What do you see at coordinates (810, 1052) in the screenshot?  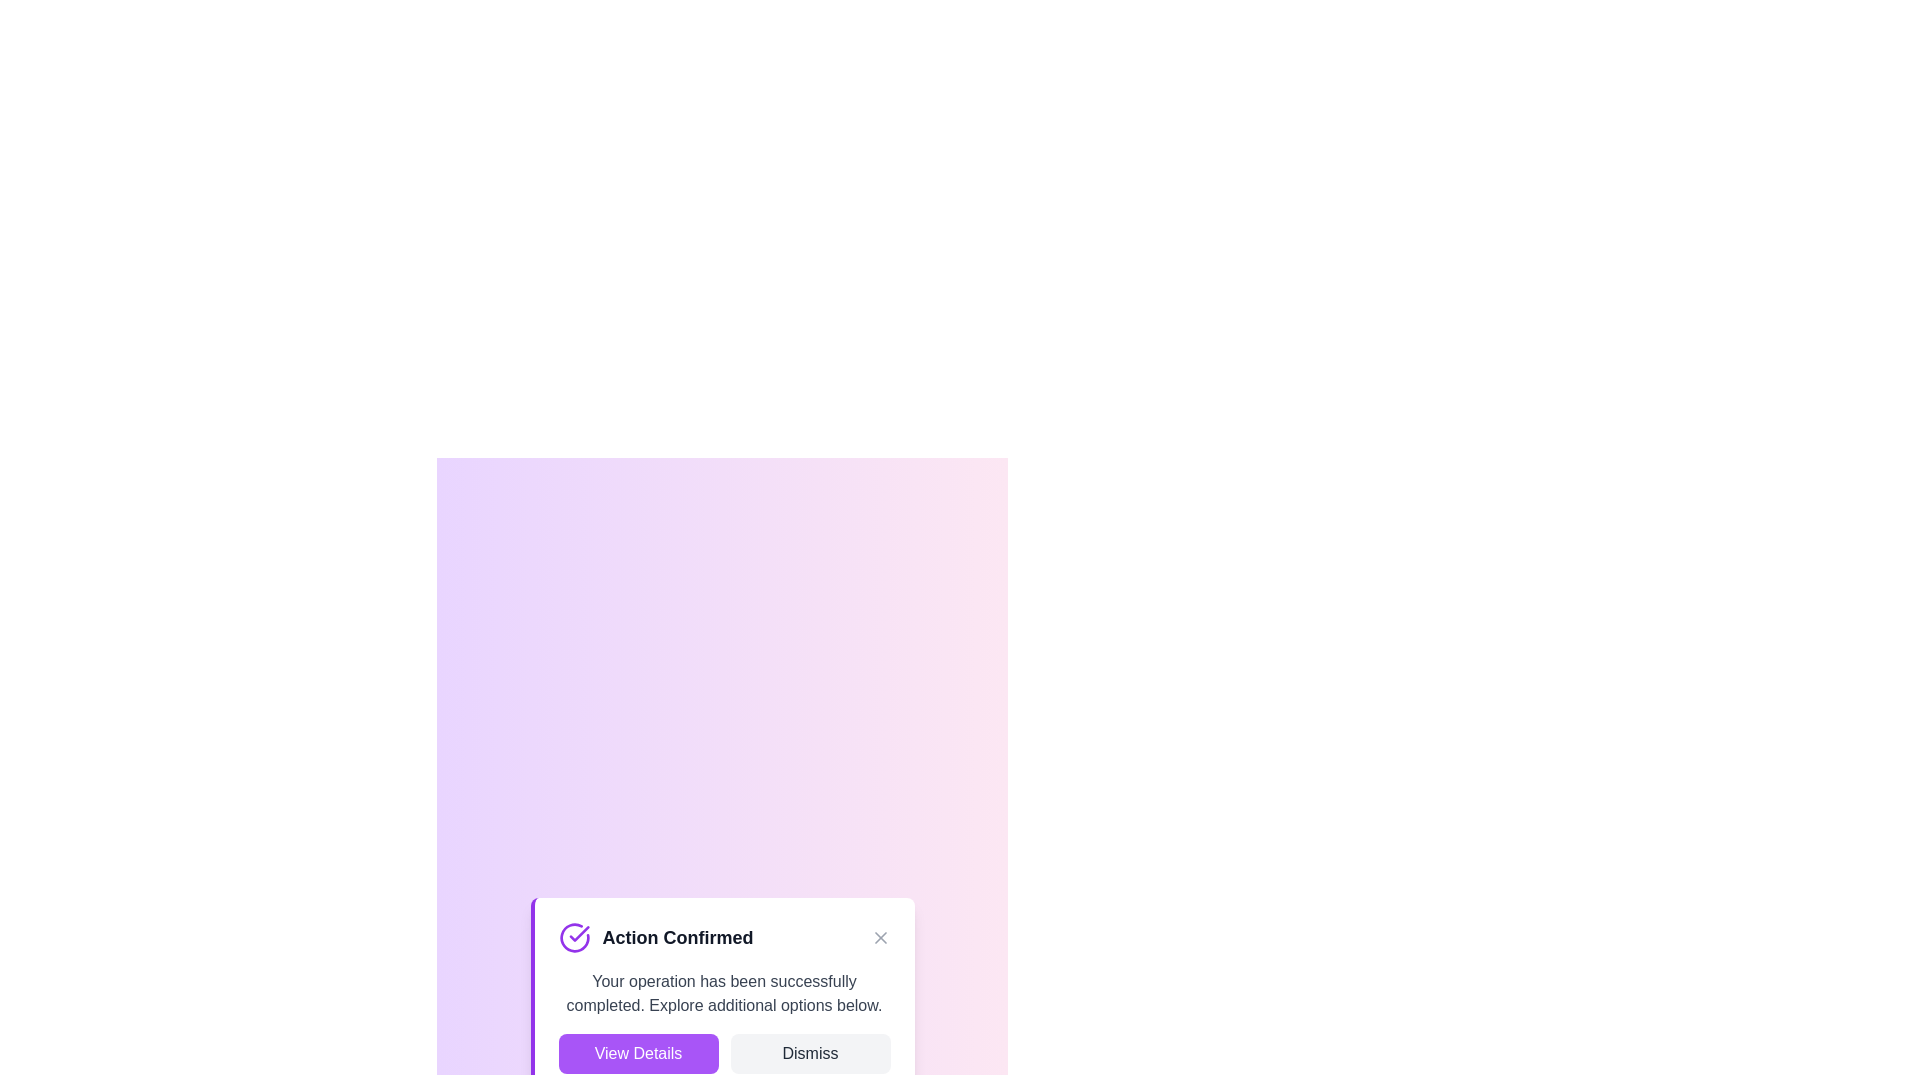 I see `'Dismiss' button to hide the alert` at bounding box center [810, 1052].